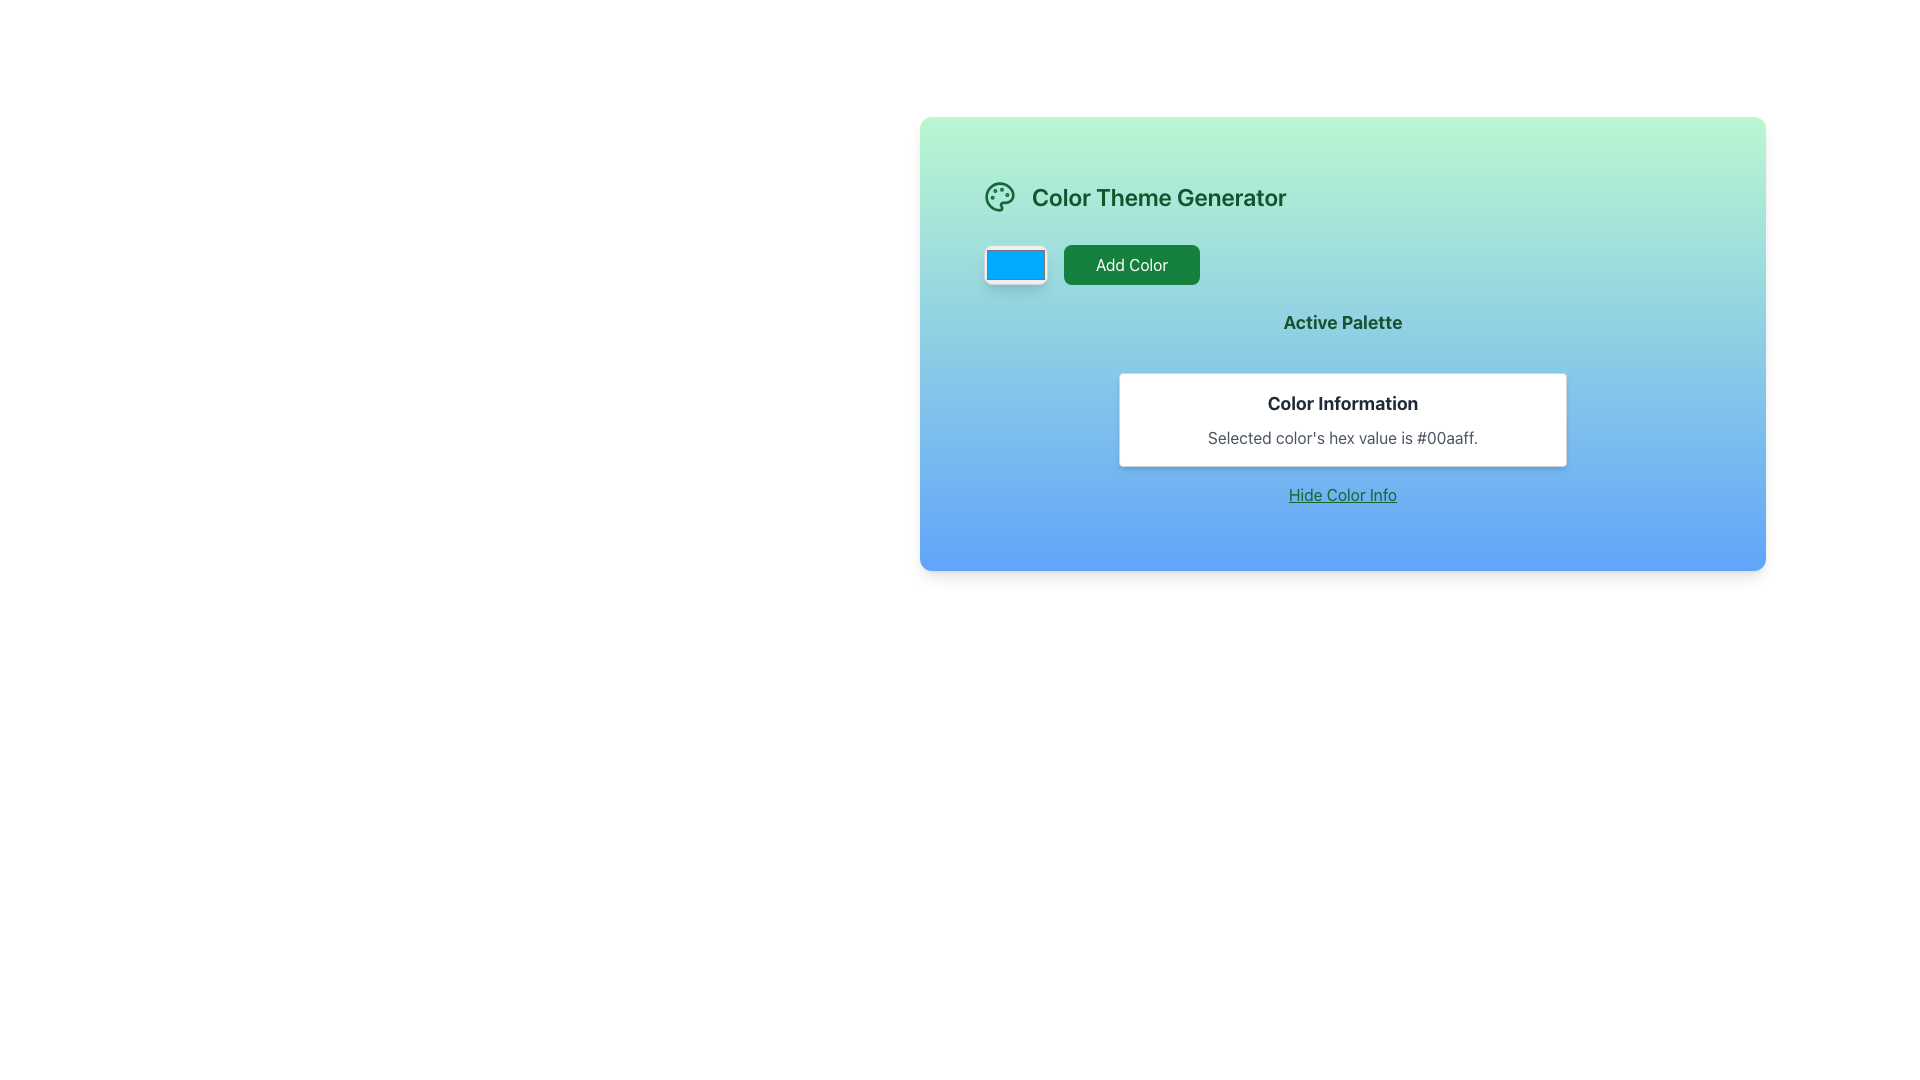 The height and width of the screenshot is (1080, 1920). I want to click on the 'Active Palette' text label, which is displayed in bold and green color, positioned below the 'Add Color' button, so click(1343, 327).